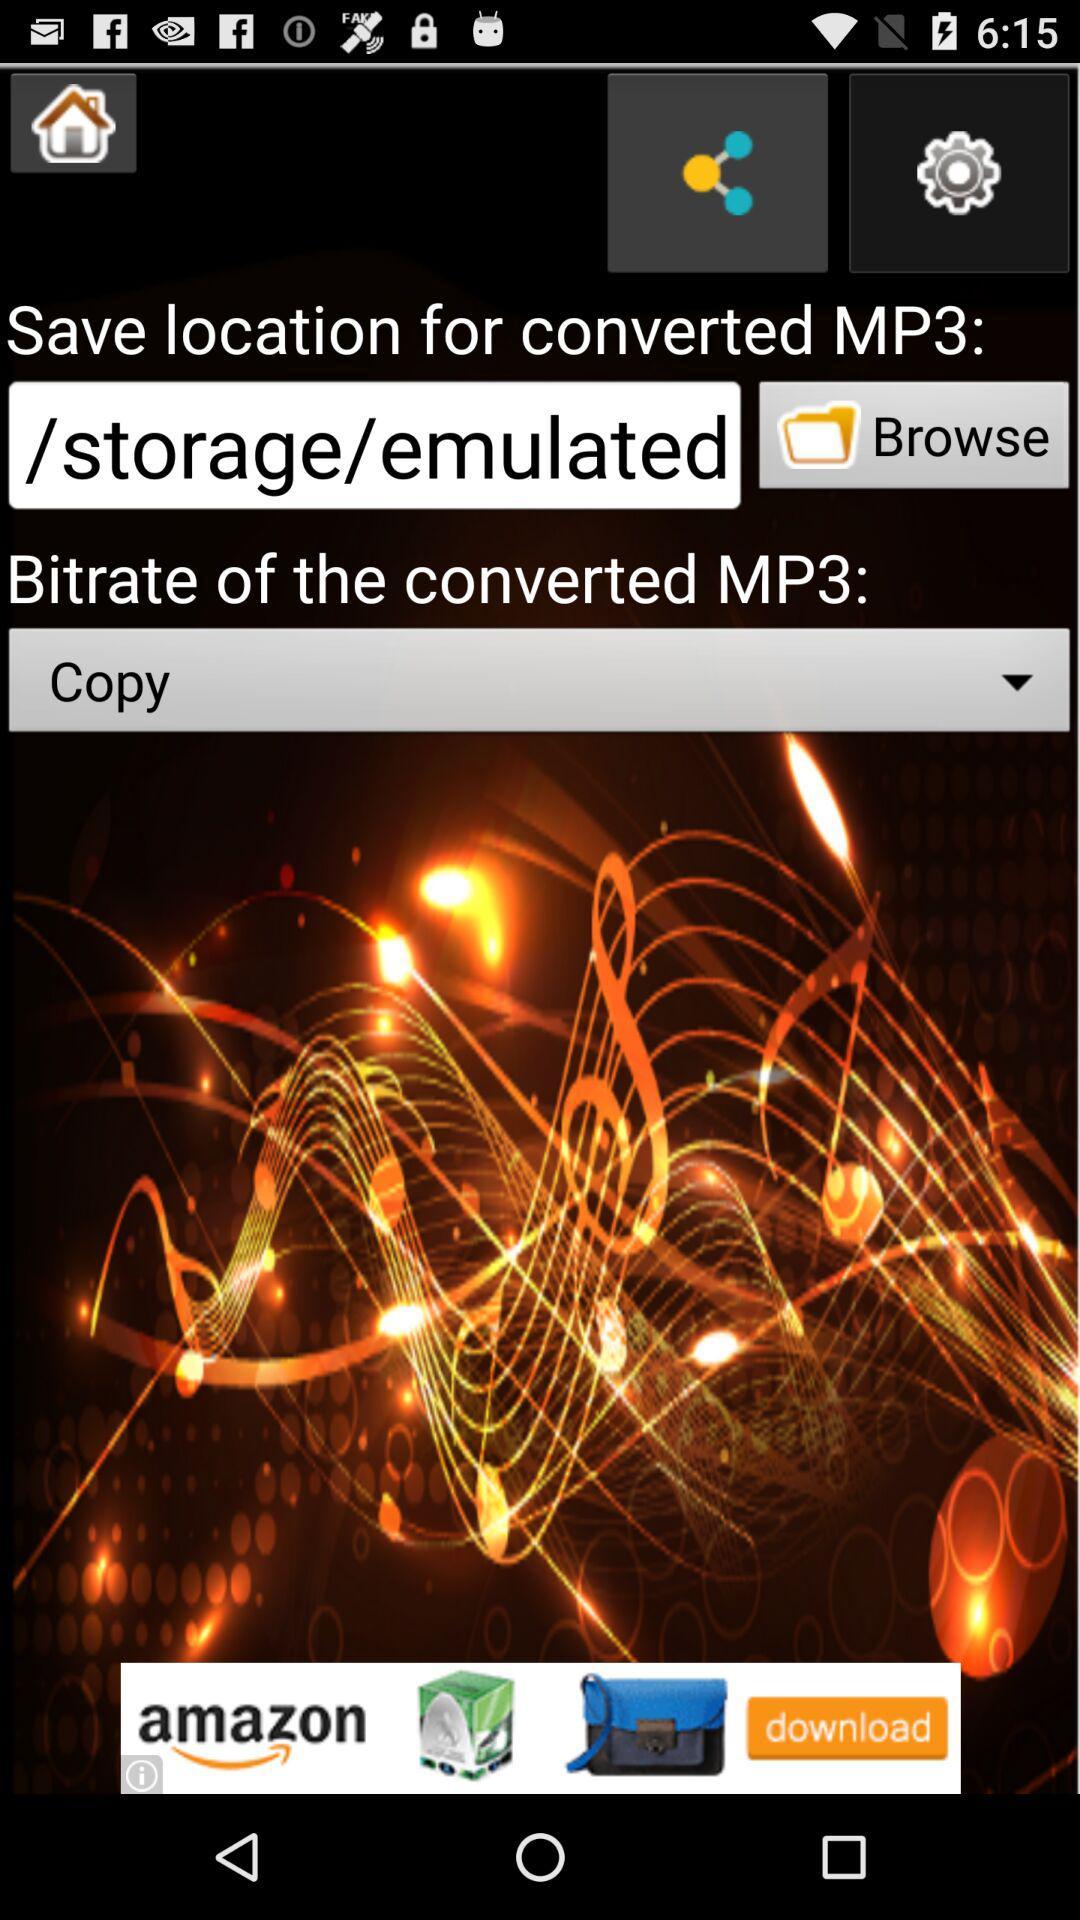 The image size is (1080, 1920). What do you see at coordinates (958, 173) in the screenshot?
I see `open app settings` at bounding box center [958, 173].